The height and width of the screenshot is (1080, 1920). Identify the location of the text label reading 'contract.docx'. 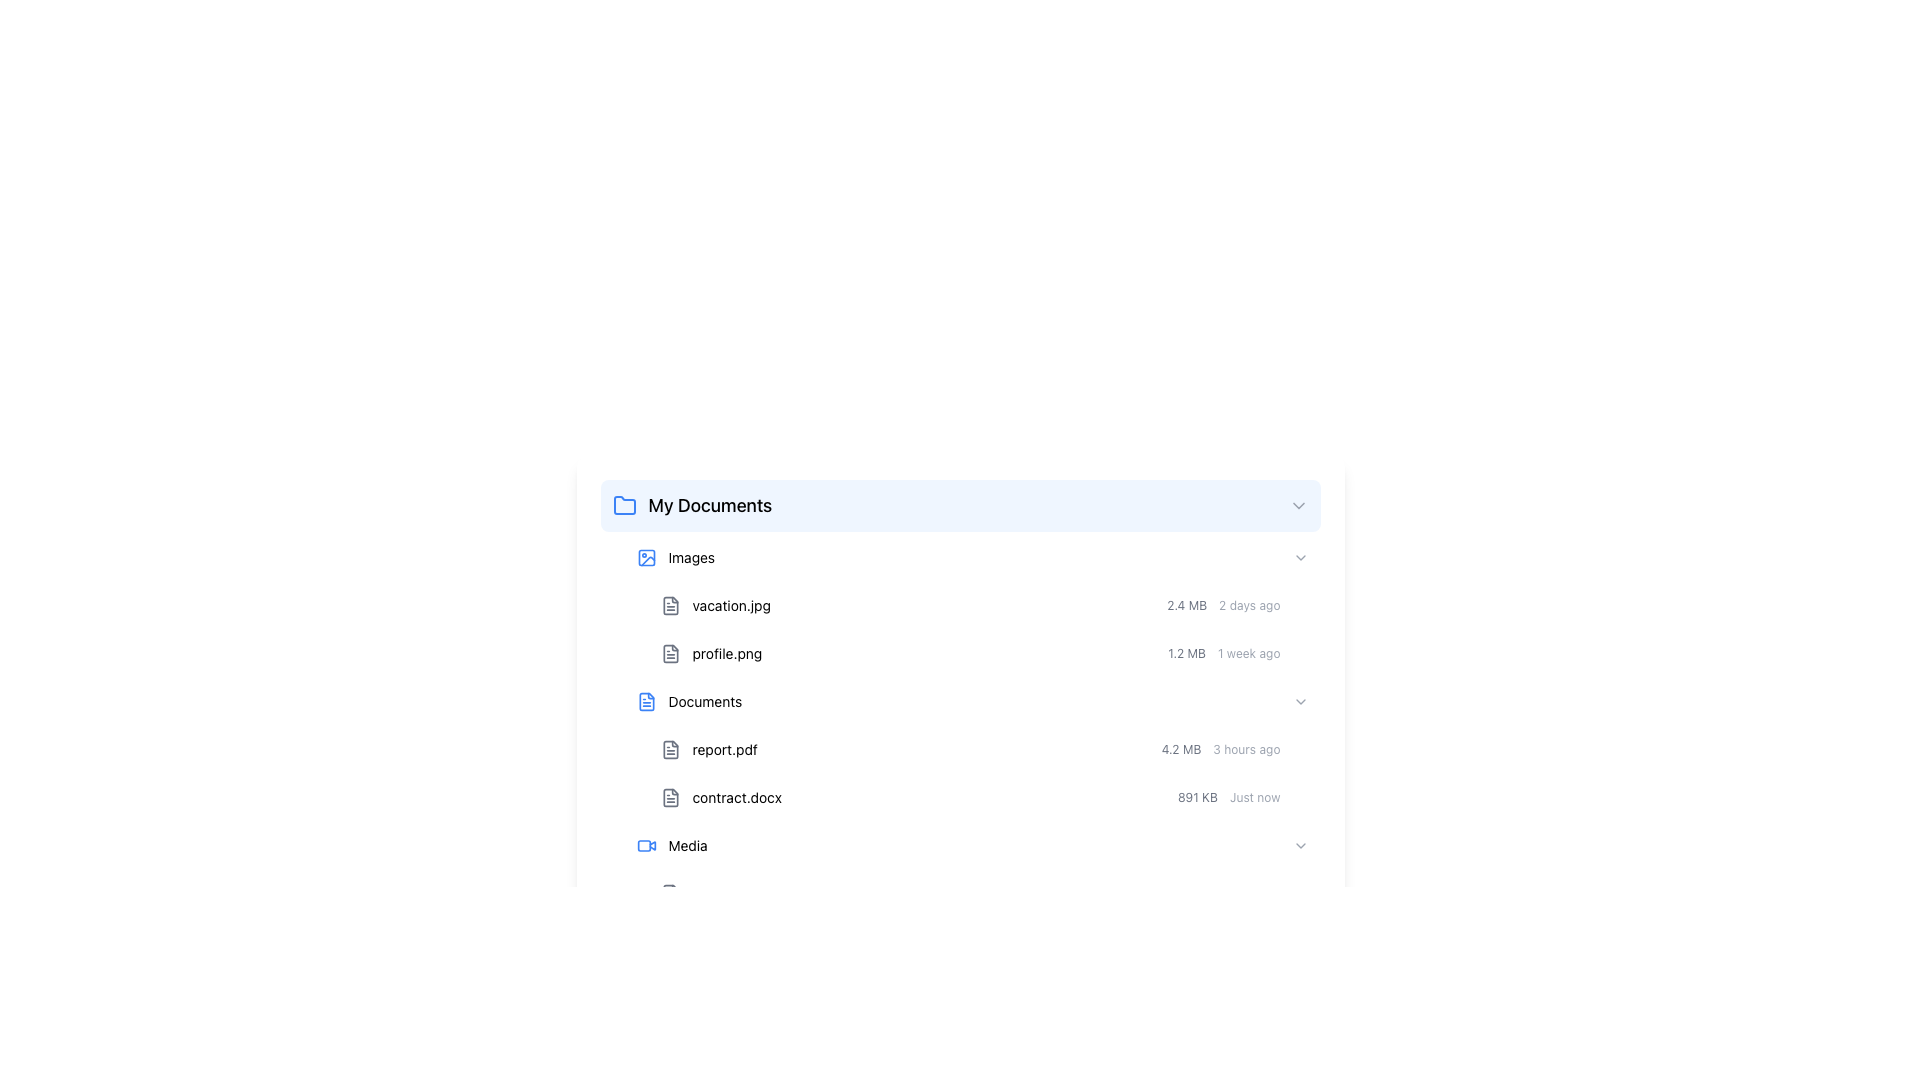
(736, 797).